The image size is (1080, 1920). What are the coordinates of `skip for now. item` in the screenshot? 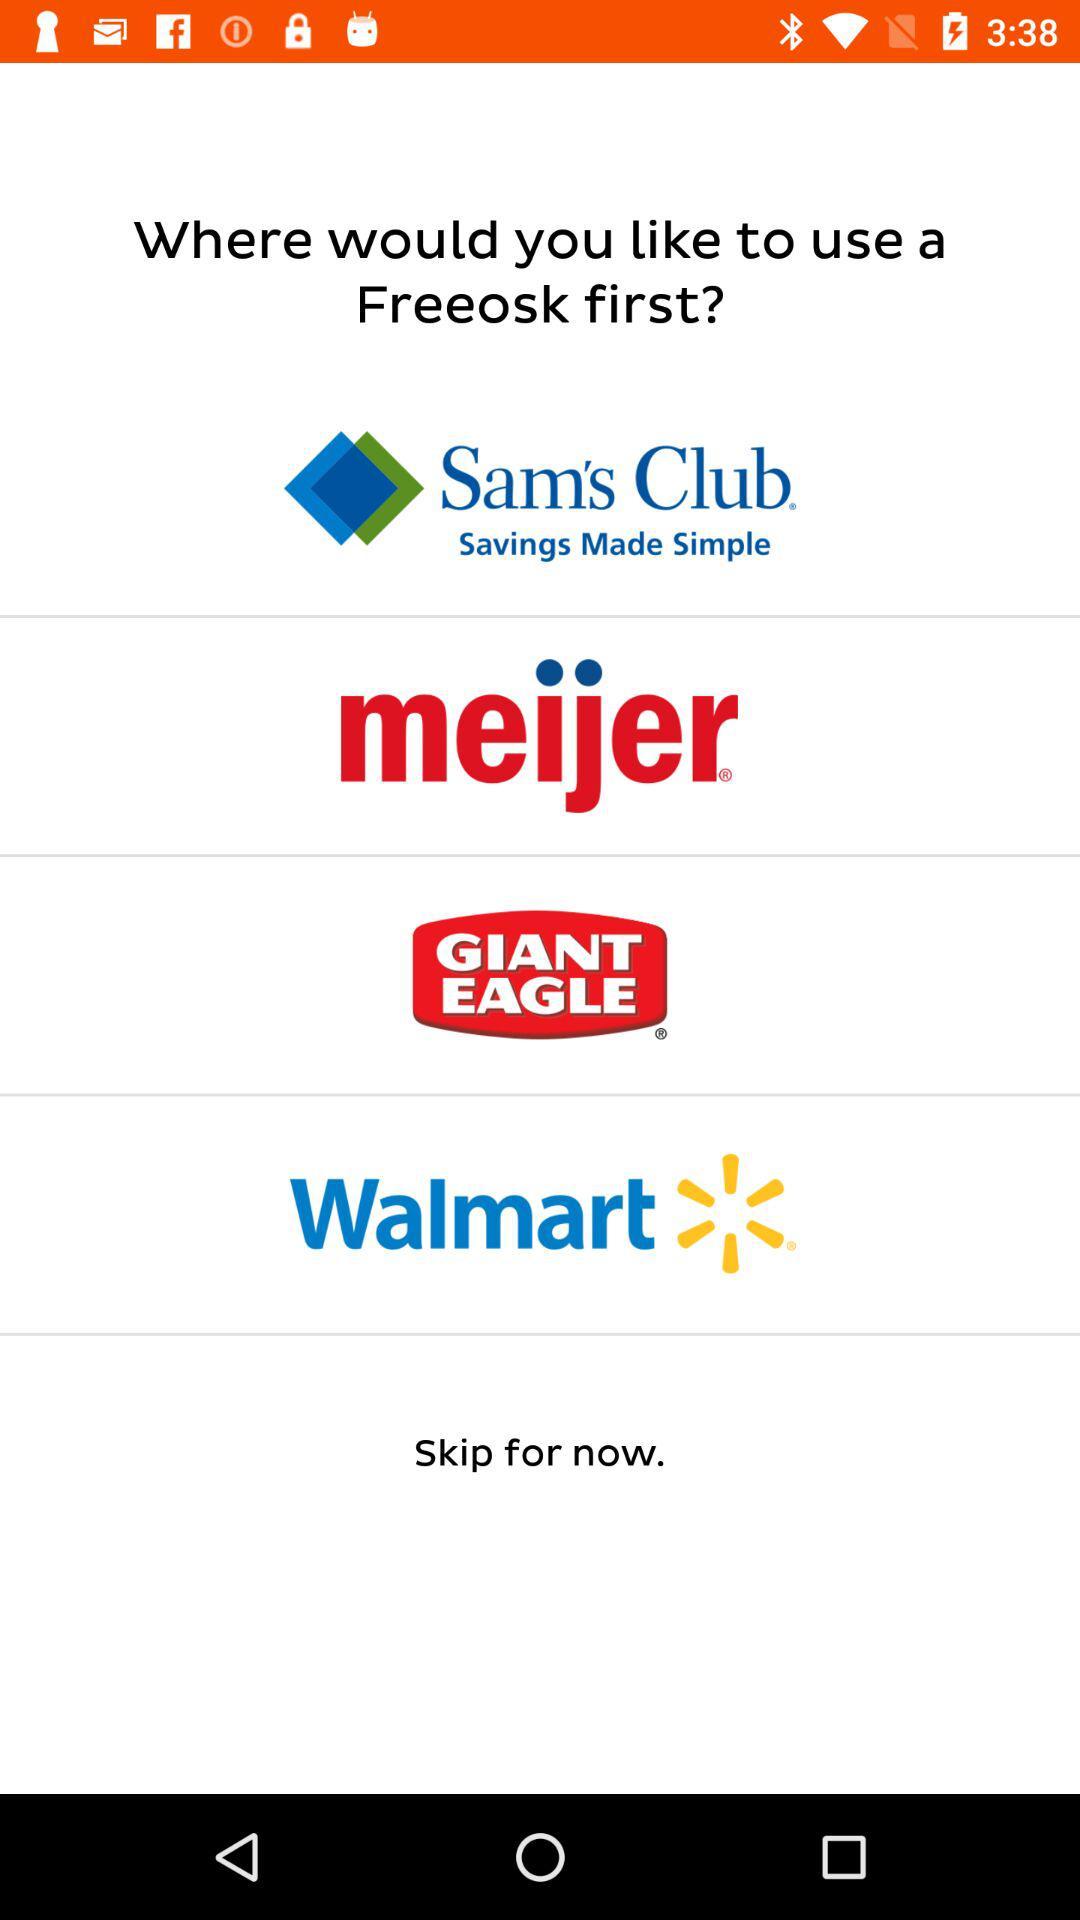 It's located at (540, 1453).